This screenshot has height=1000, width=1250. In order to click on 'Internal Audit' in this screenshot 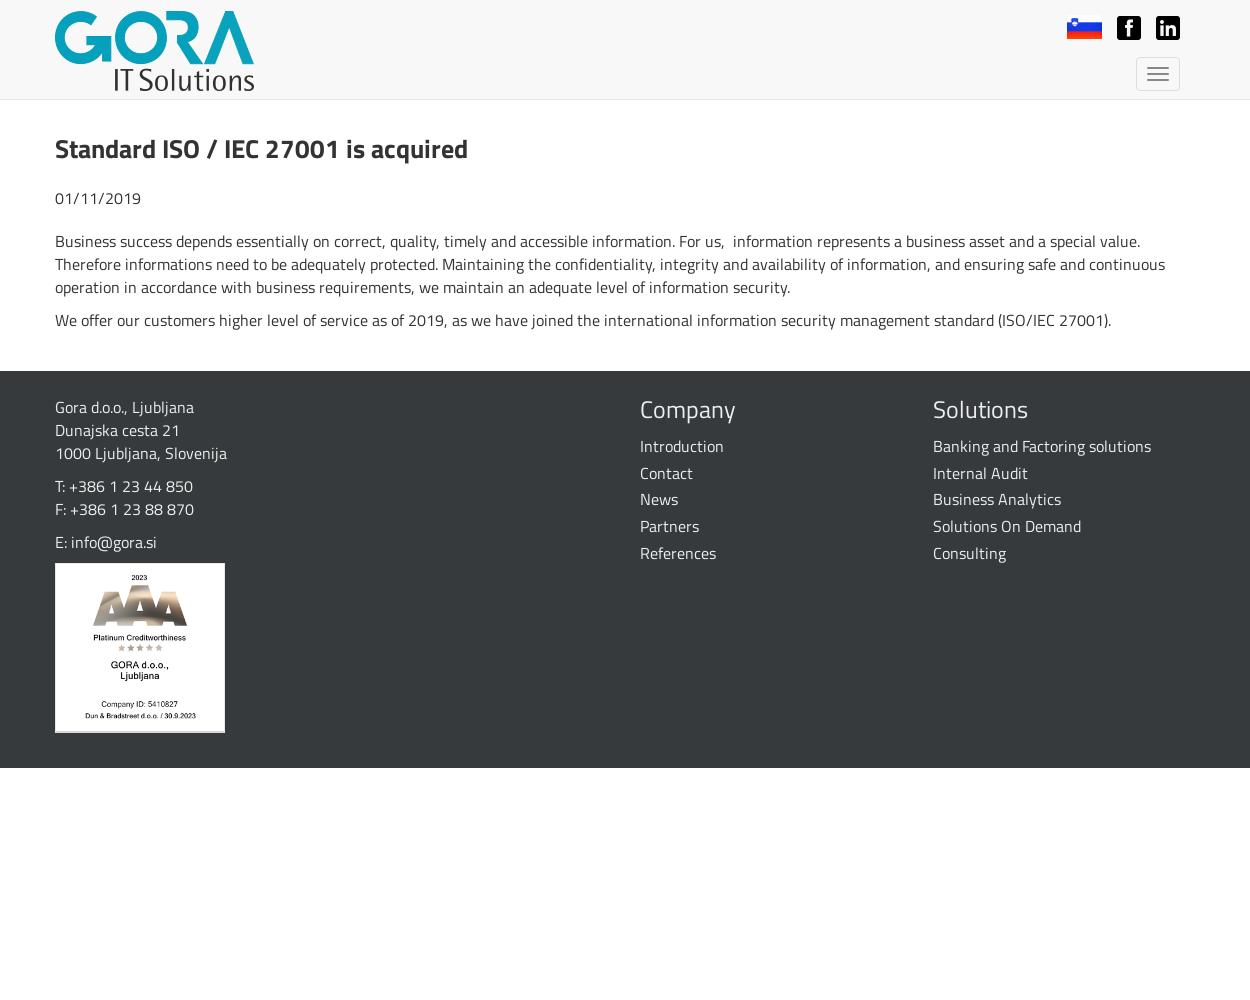, I will do `click(932, 471)`.